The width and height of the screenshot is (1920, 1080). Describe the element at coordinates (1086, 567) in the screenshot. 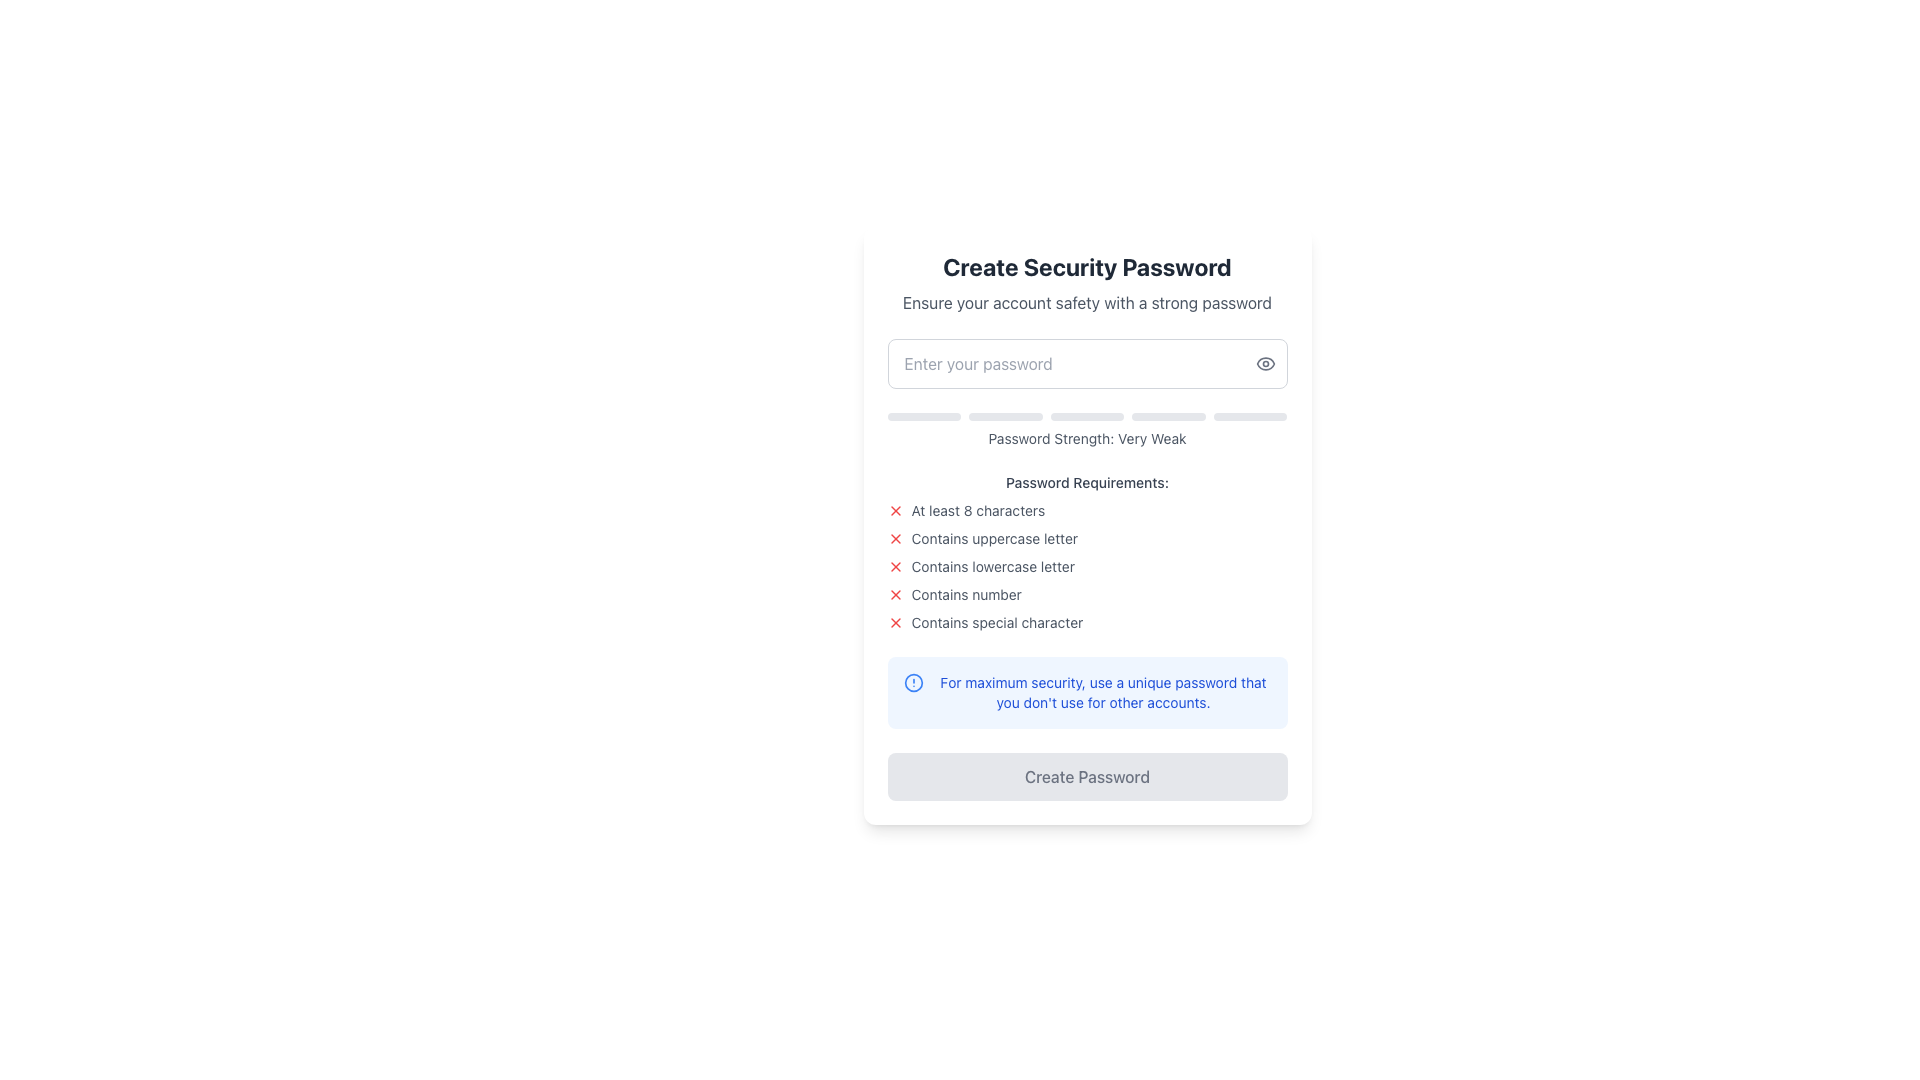

I see `the checklist item with the text 'Contains lowercase letter' and red 'X' icon, which indicates a non-fulfillment of a condition in the Password Requirements section` at that location.